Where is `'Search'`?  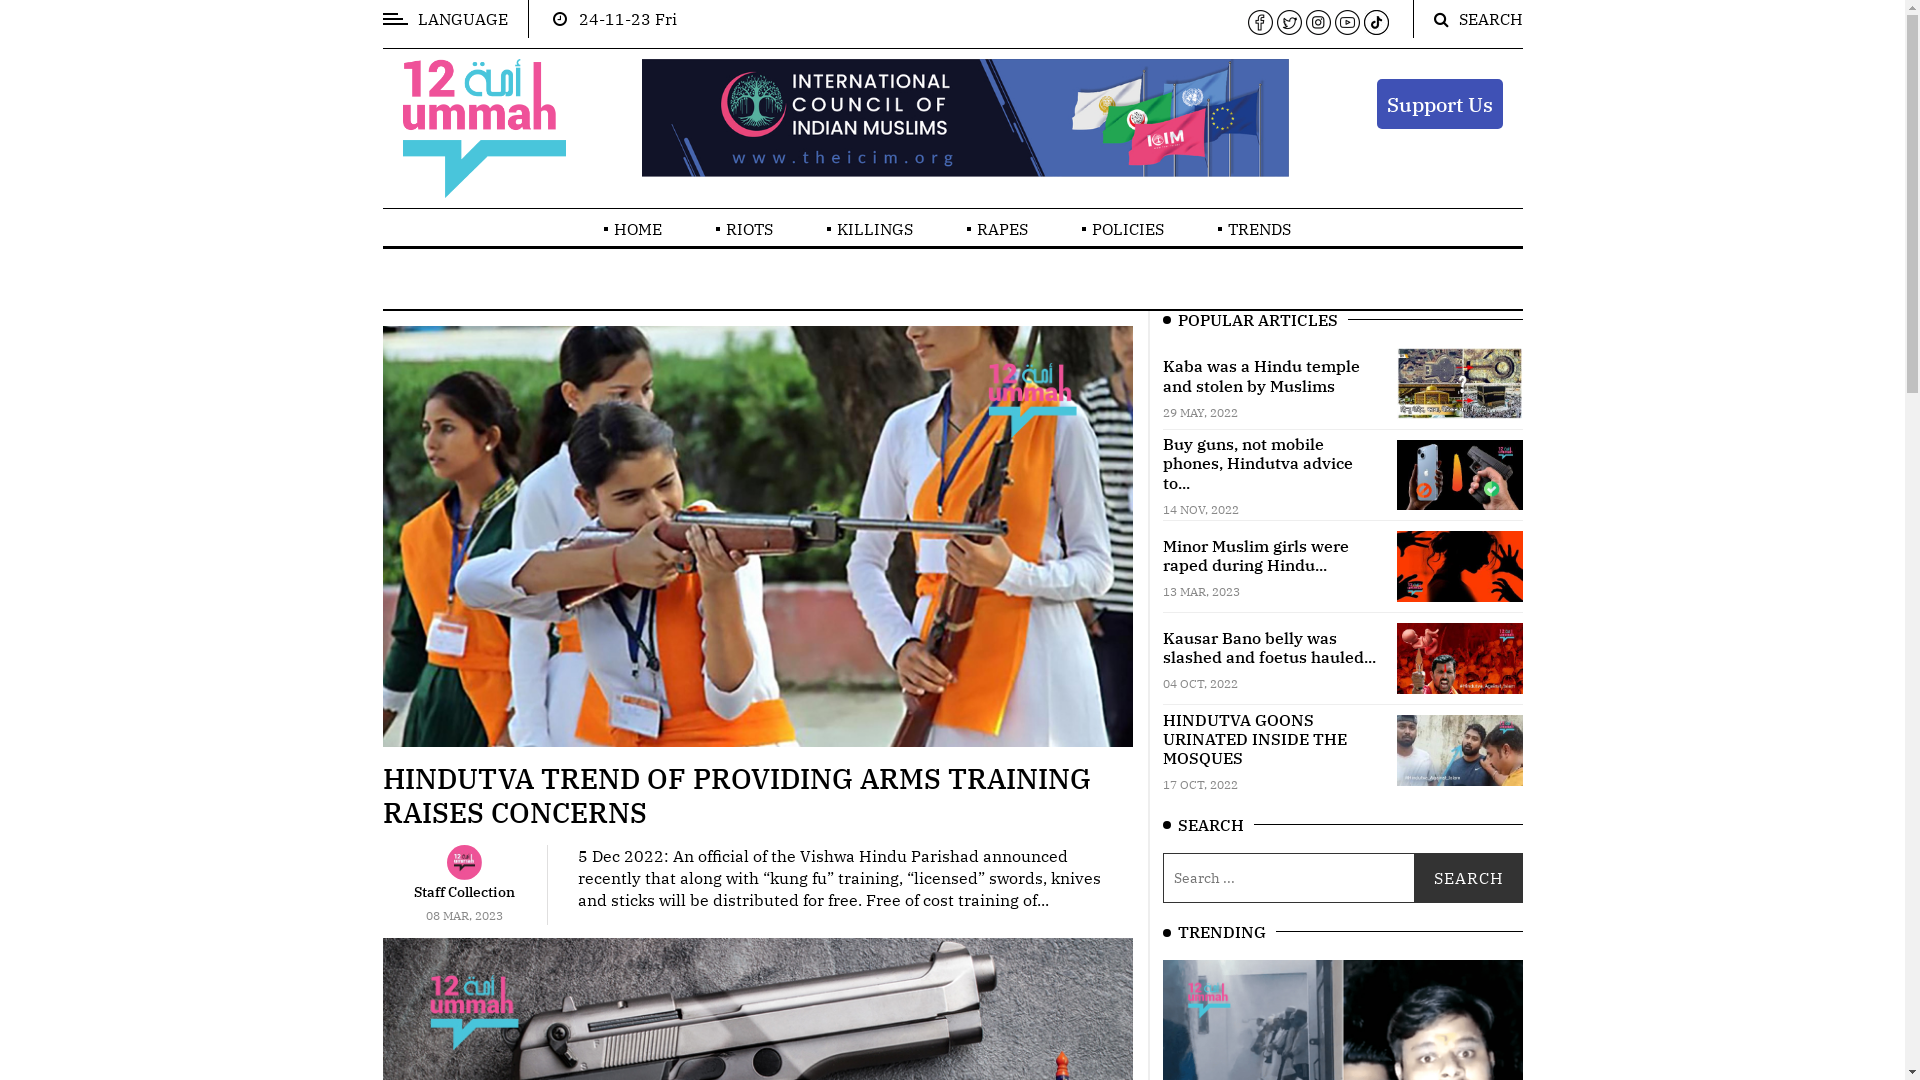
'Search' is located at coordinates (1468, 877).